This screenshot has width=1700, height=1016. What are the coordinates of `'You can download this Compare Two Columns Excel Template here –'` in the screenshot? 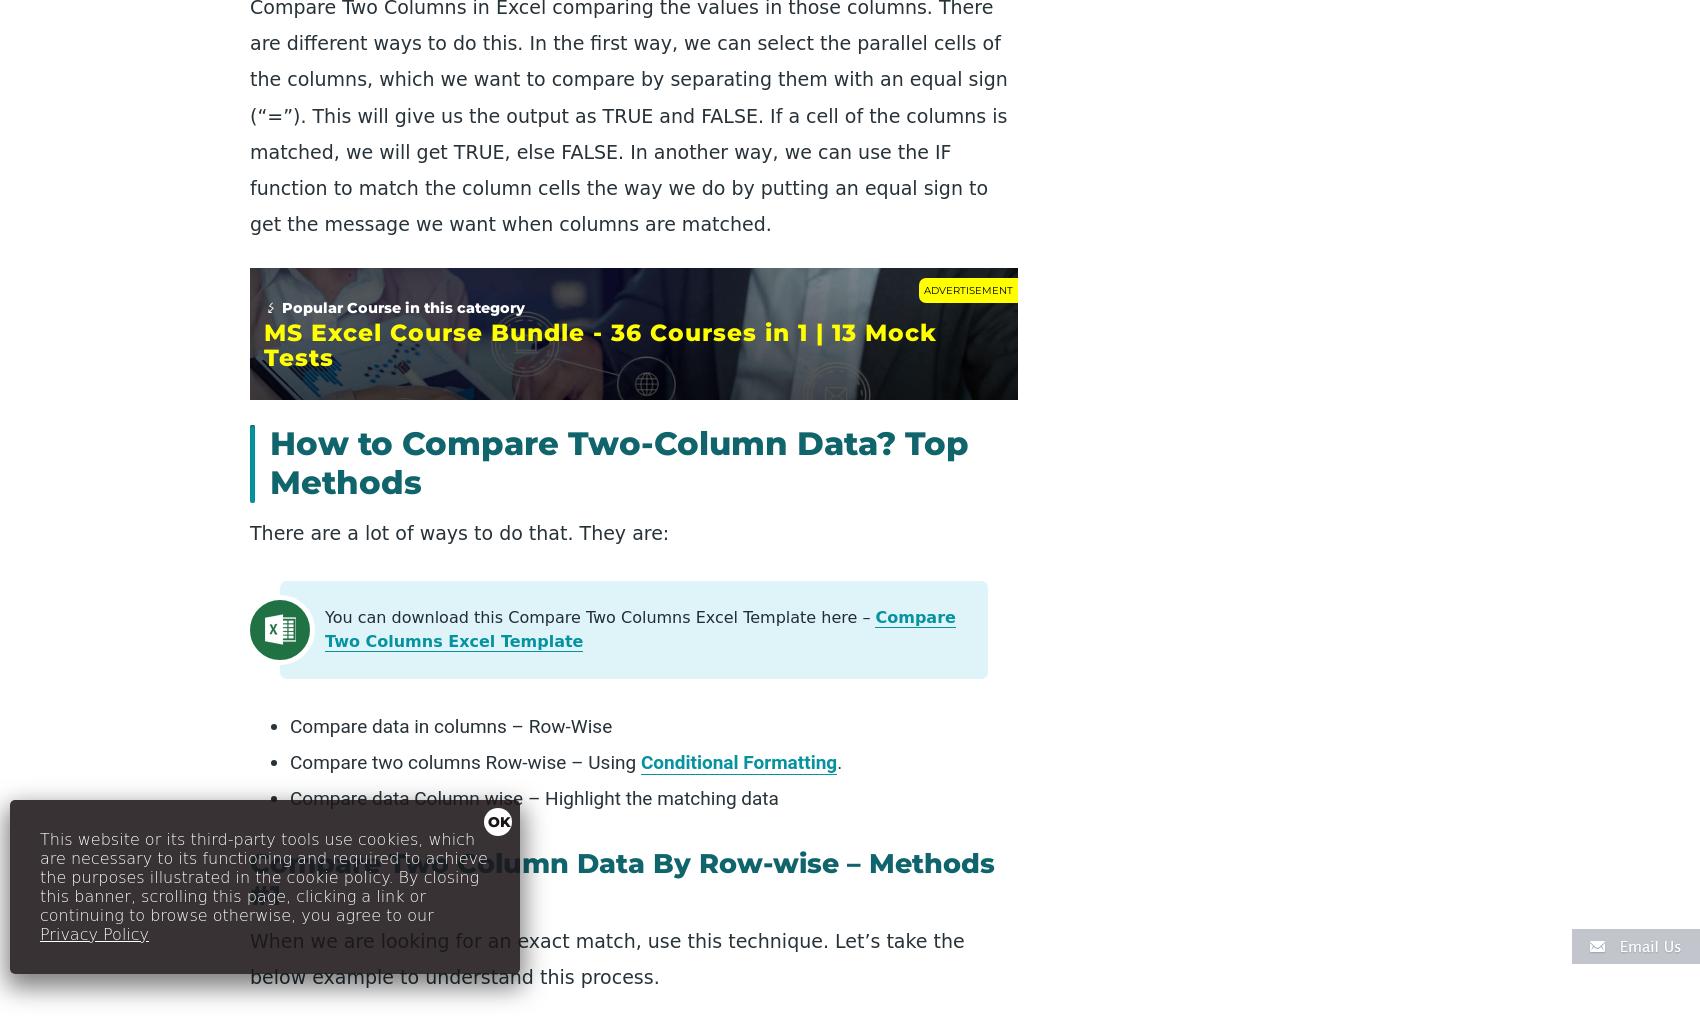 It's located at (598, 616).